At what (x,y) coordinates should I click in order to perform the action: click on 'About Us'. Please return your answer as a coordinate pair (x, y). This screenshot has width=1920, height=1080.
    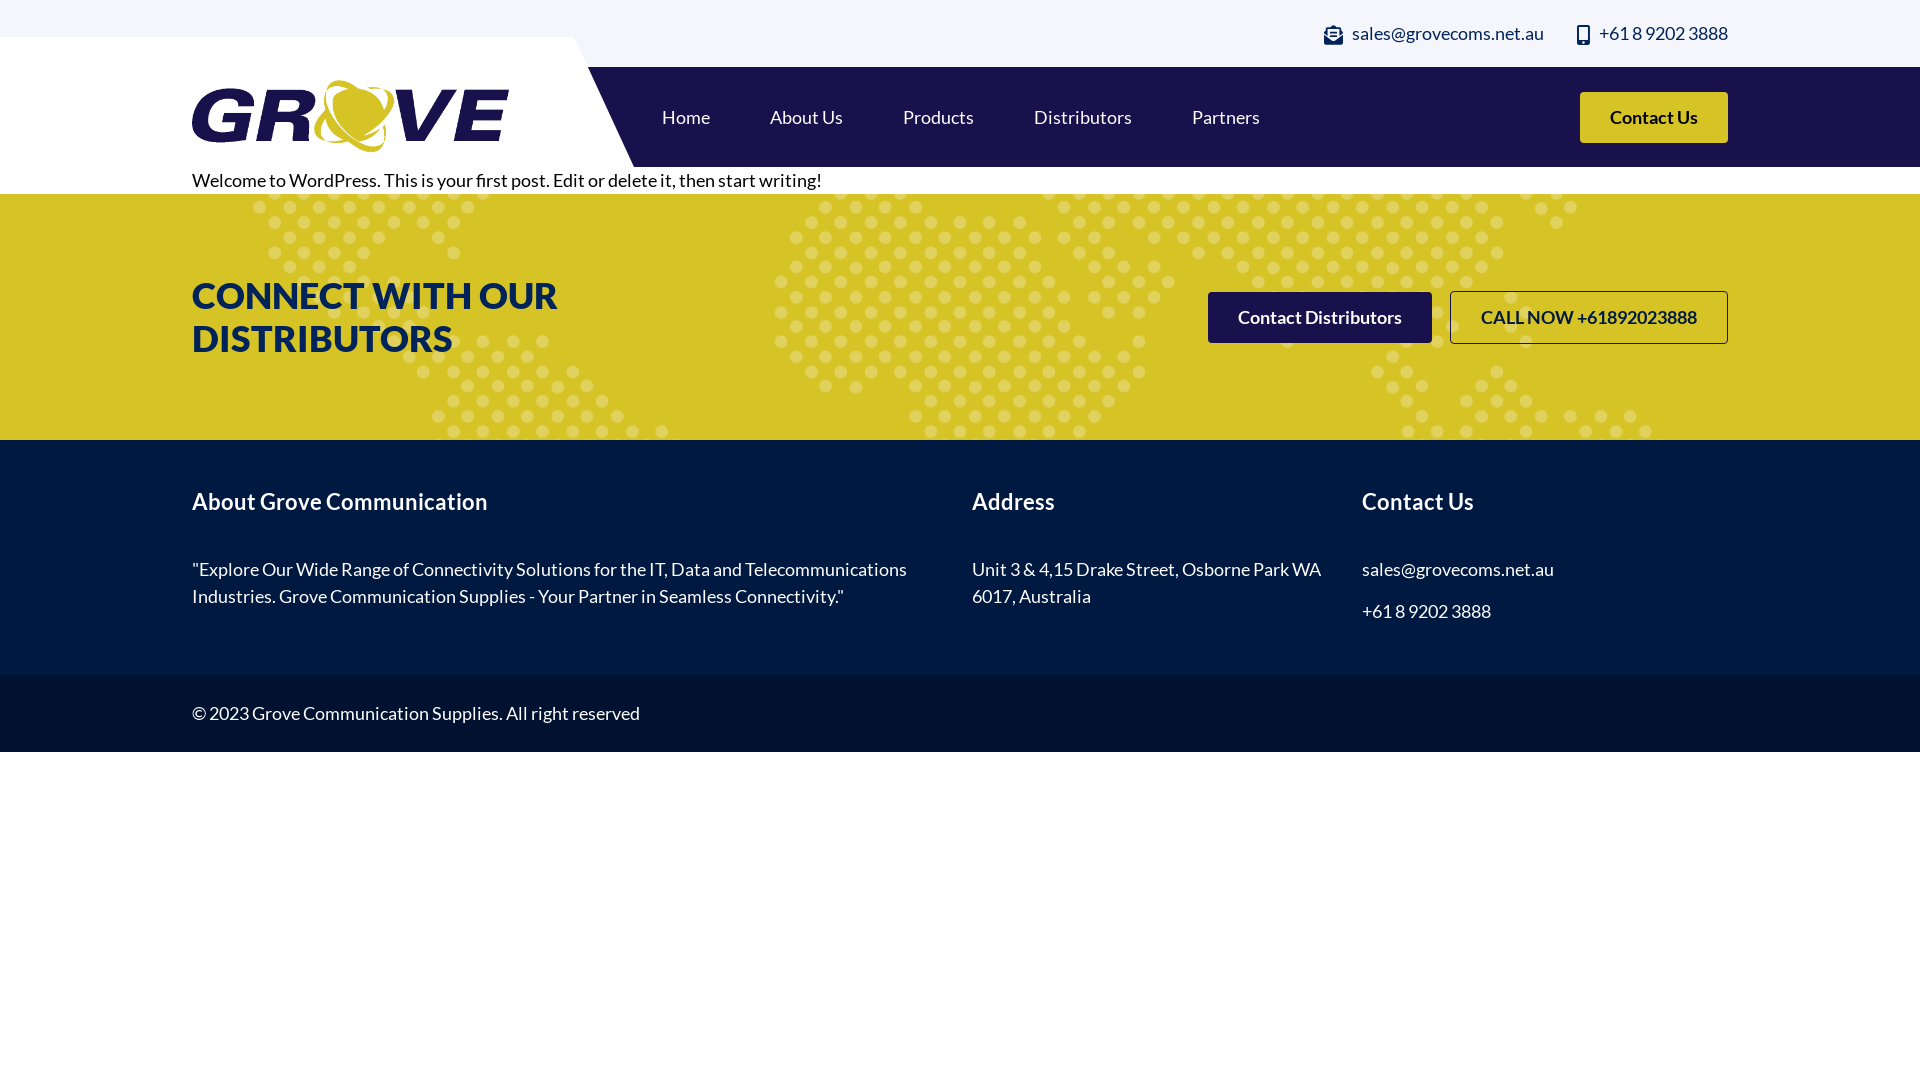
    Looking at the image, I should click on (768, 116).